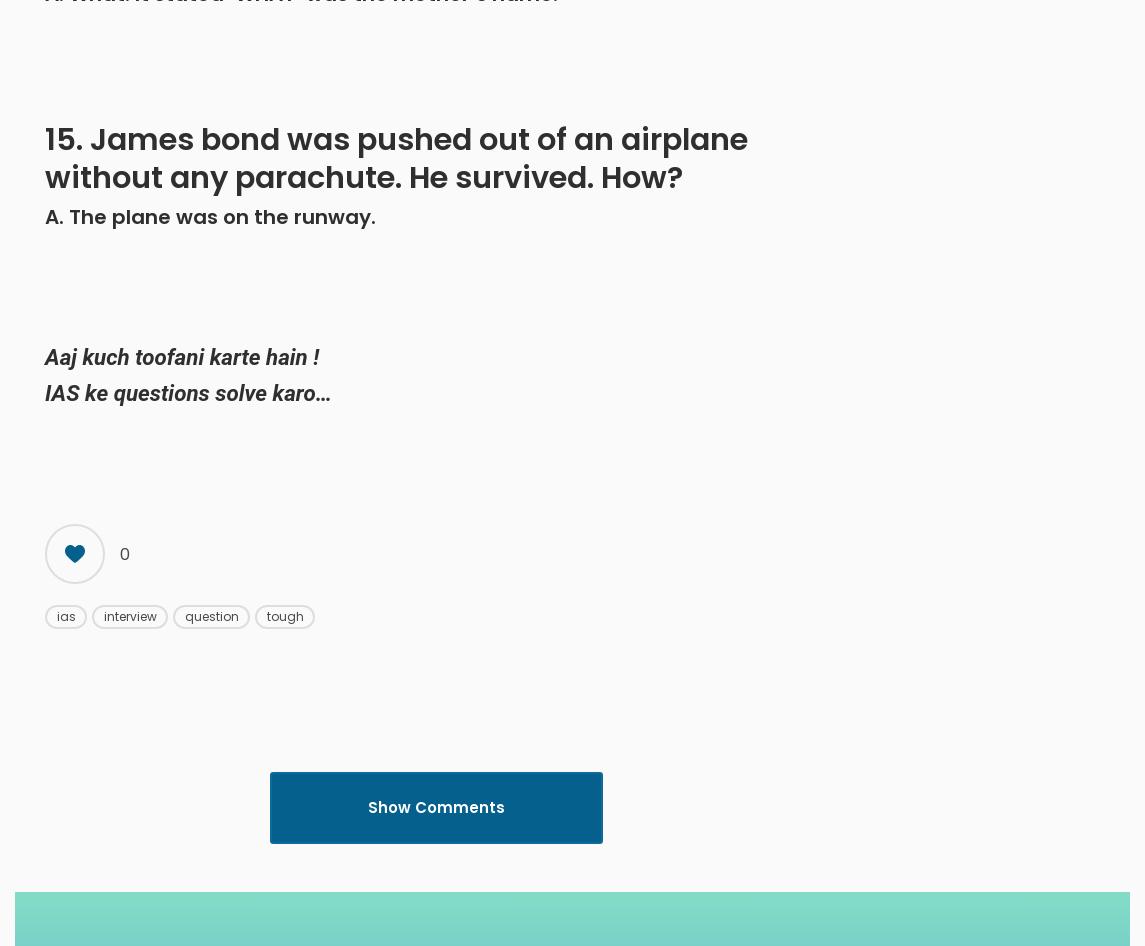 Image resolution: width=1145 pixels, height=946 pixels. Describe the element at coordinates (129, 615) in the screenshot. I see `'interview'` at that location.